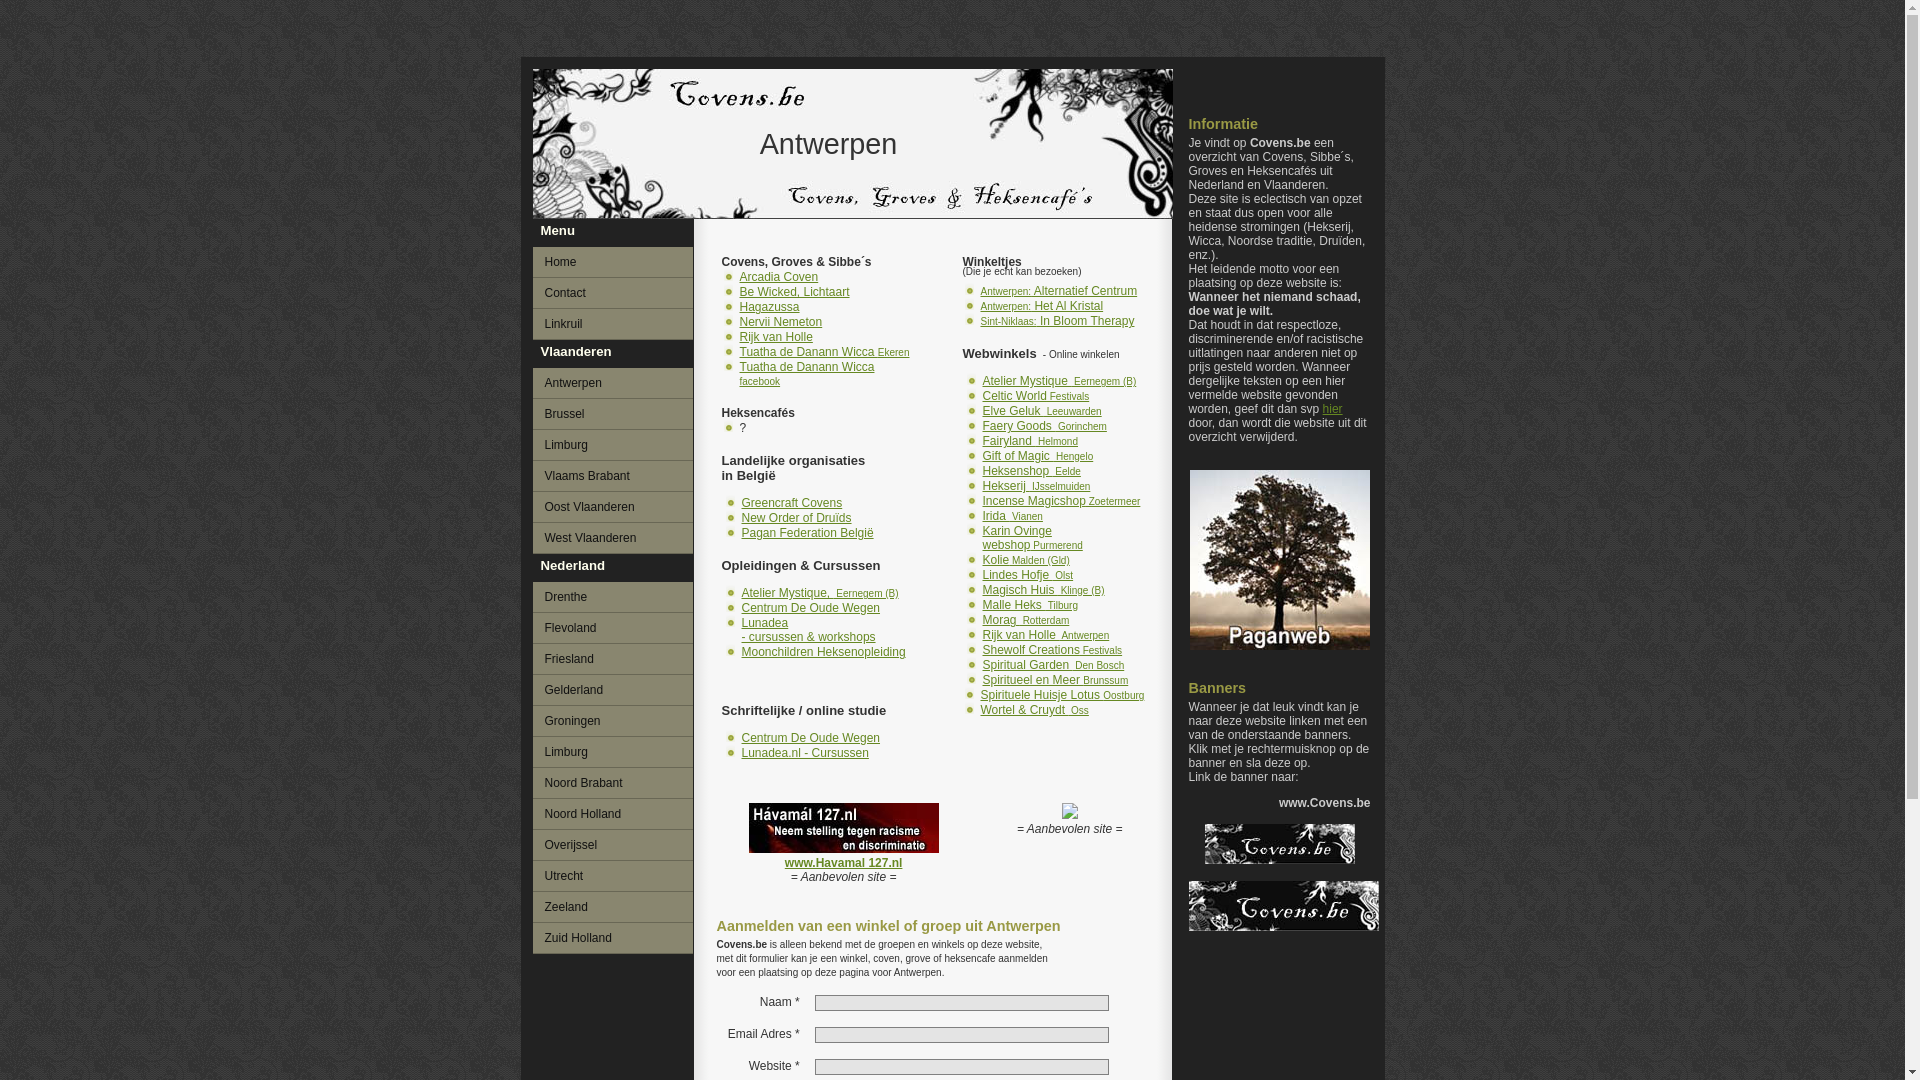  What do you see at coordinates (979, 708) in the screenshot?
I see `'Wortel & Cruydt  Oss'` at bounding box center [979, 708].